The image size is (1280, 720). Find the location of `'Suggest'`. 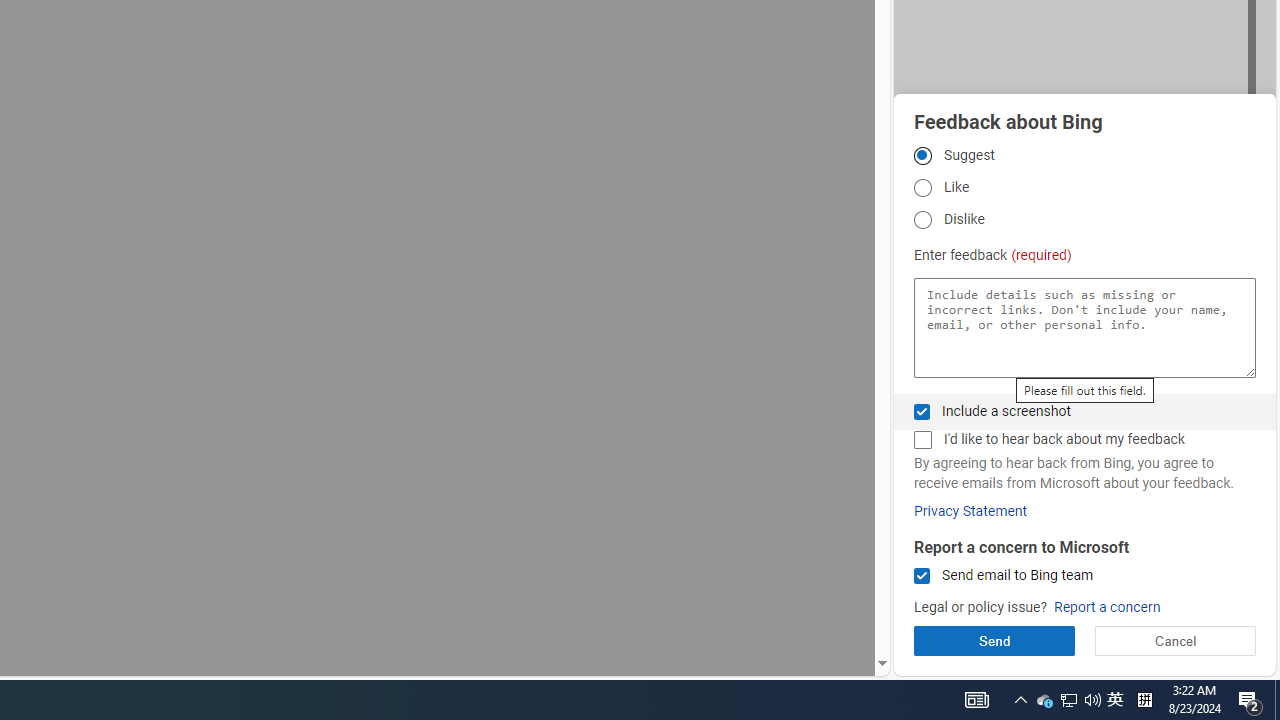

'Suggest' is located at coordinates (921, 154).